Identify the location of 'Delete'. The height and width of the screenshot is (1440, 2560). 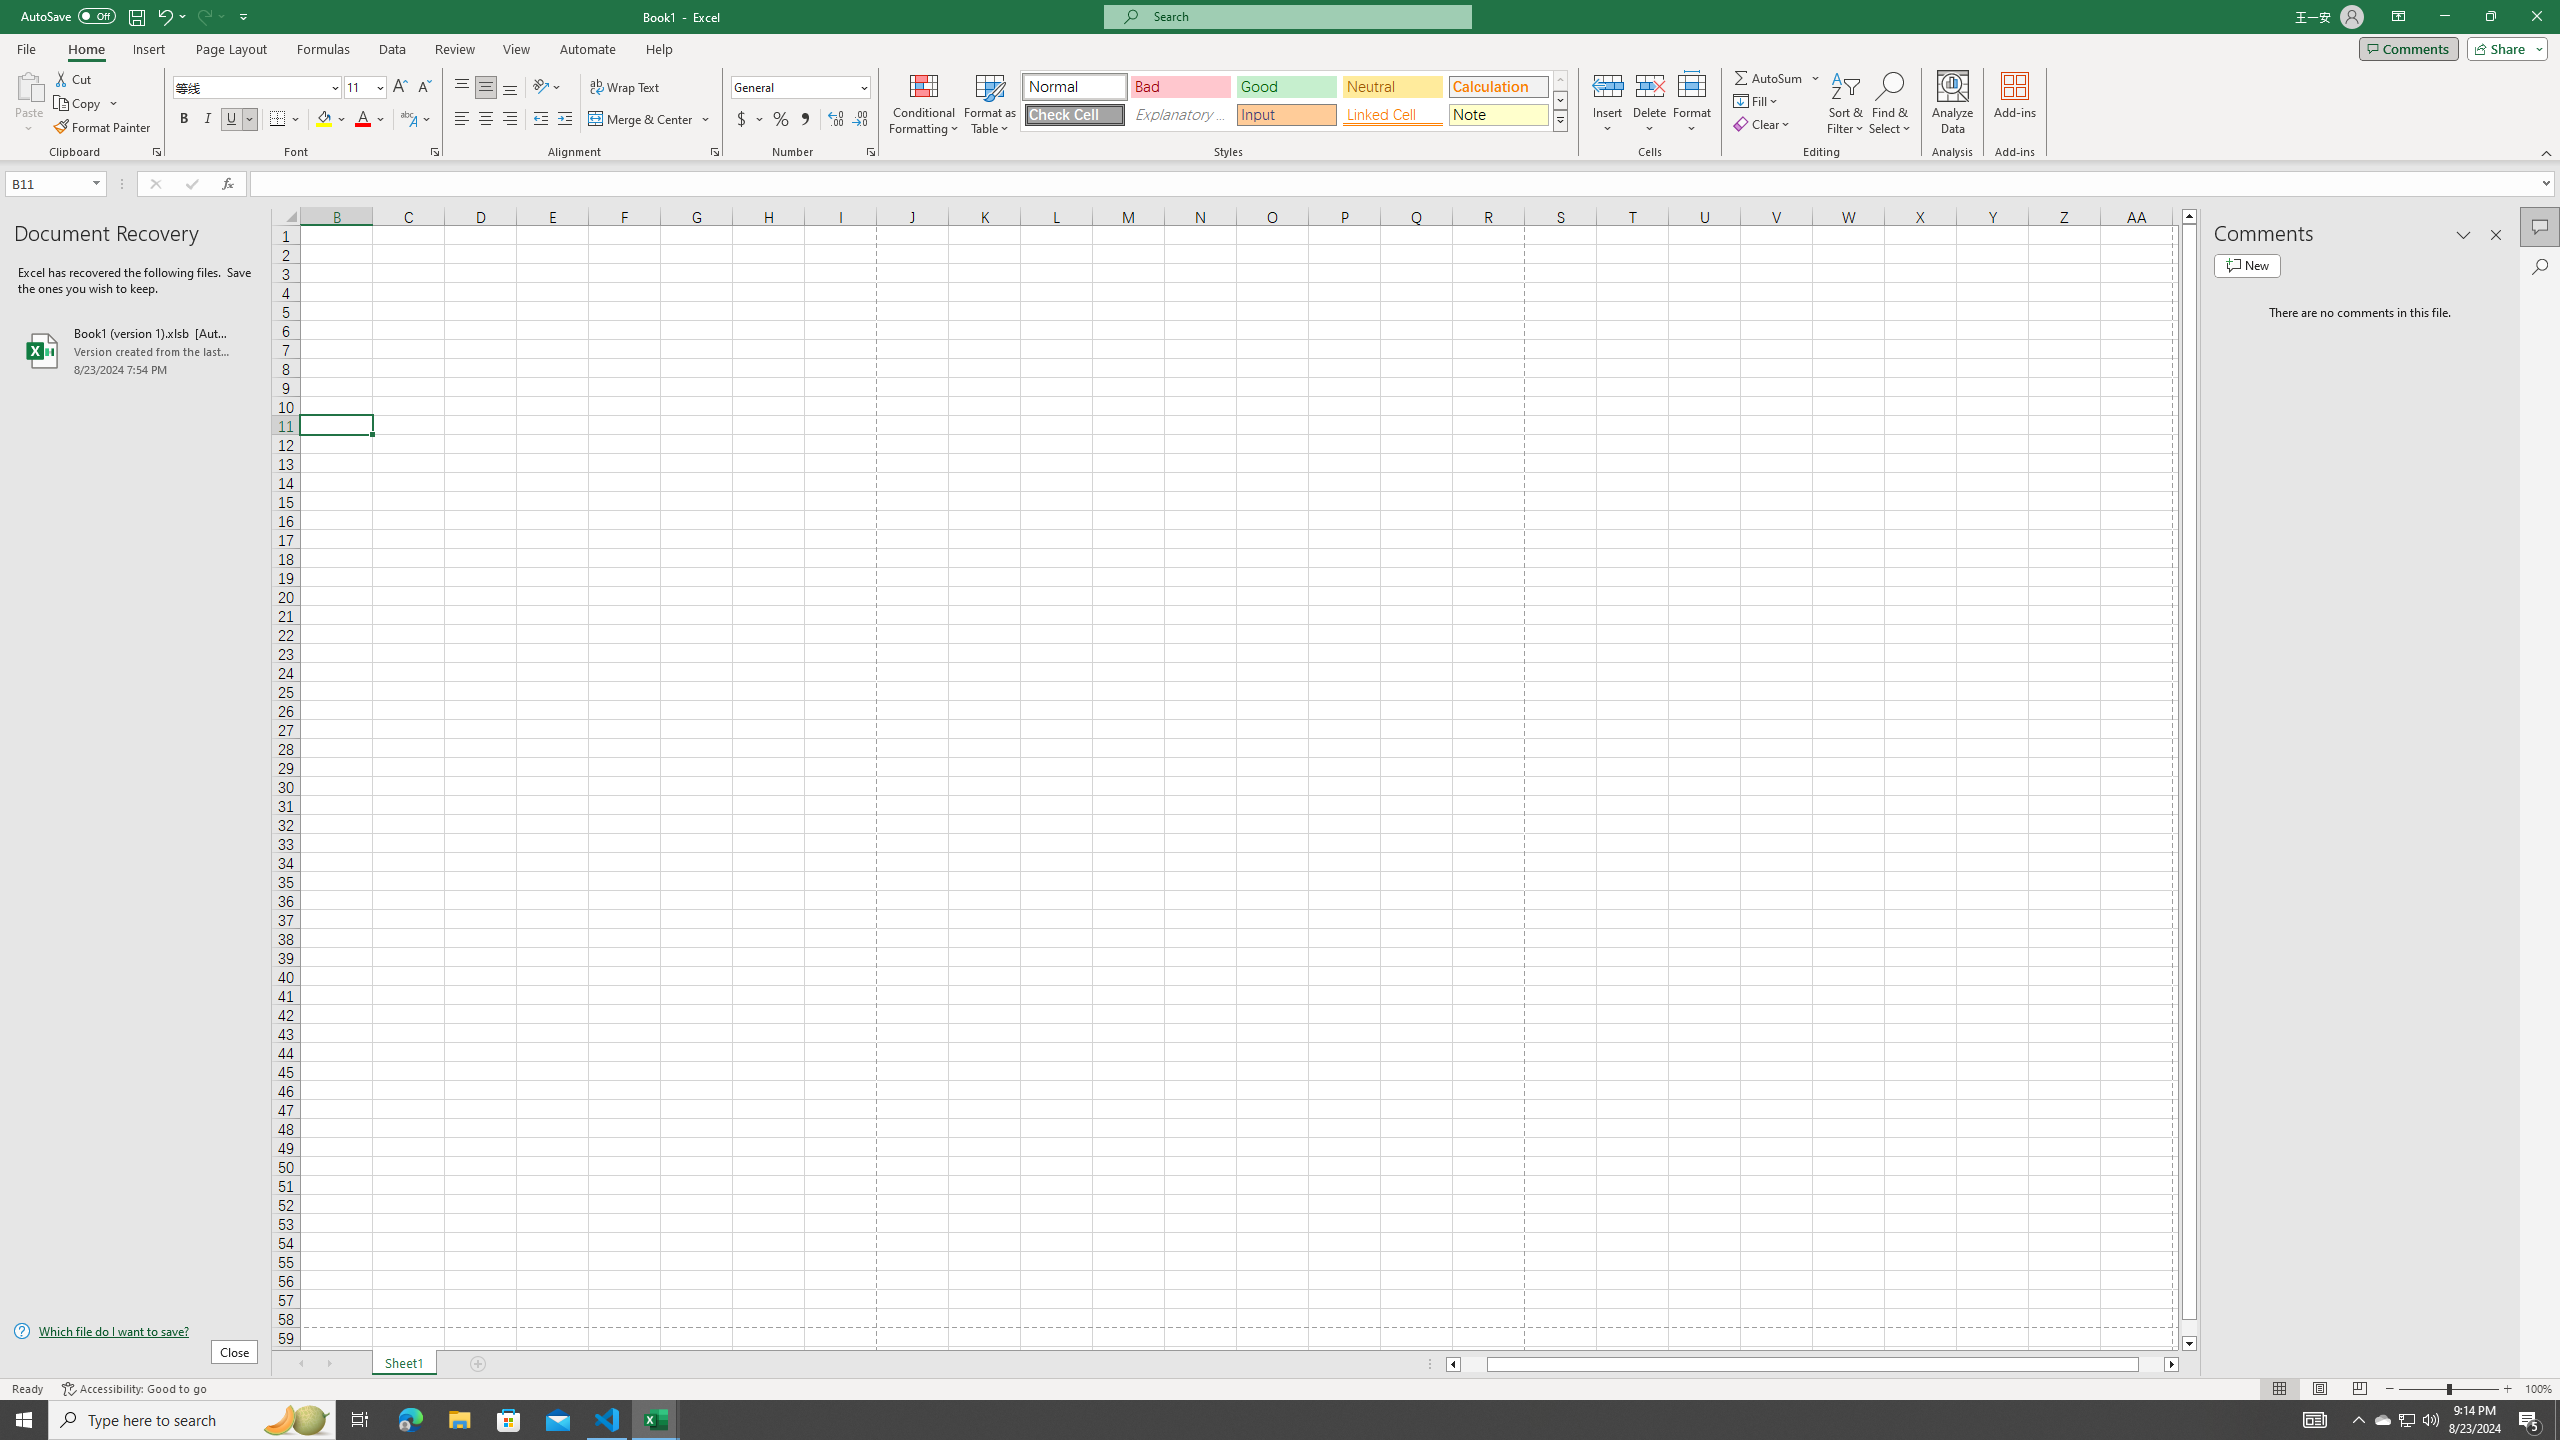
(1648, 103).